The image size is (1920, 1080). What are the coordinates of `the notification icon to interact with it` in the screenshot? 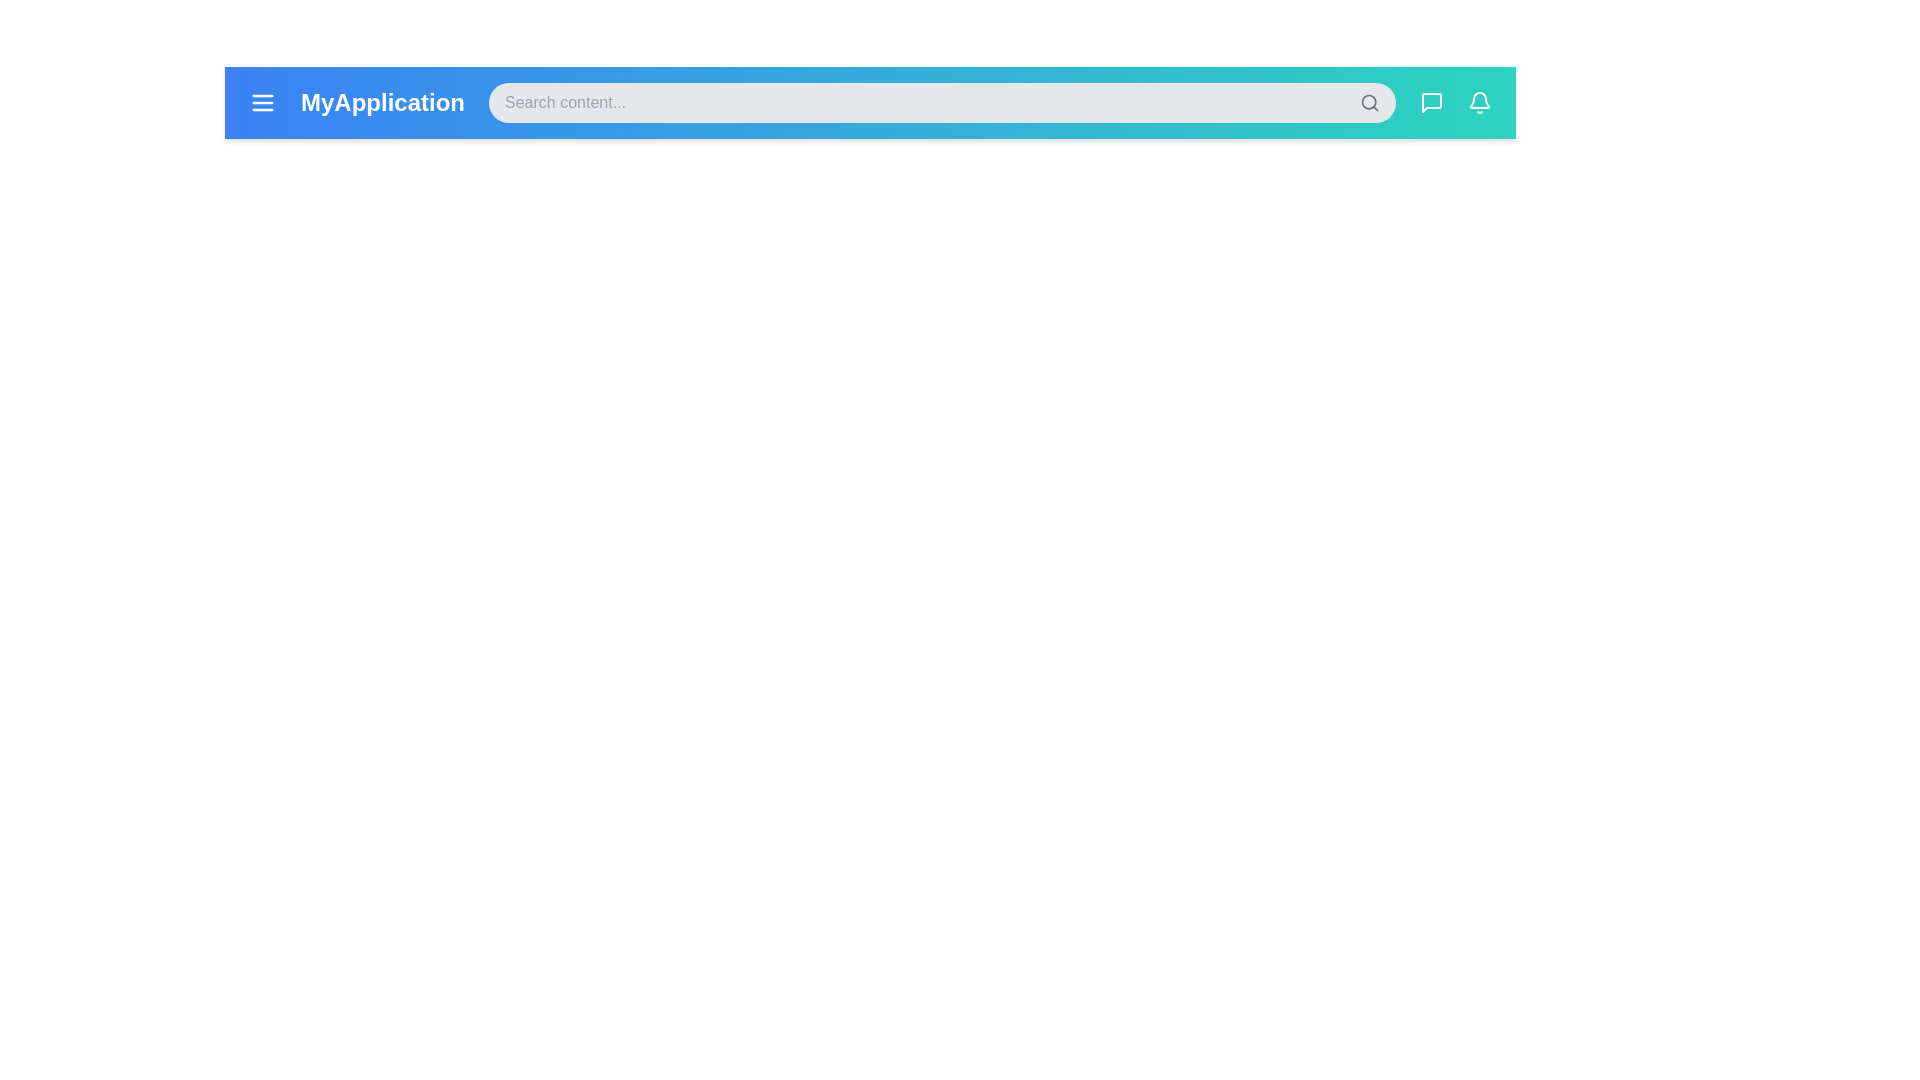 It's located at (1479, 103).